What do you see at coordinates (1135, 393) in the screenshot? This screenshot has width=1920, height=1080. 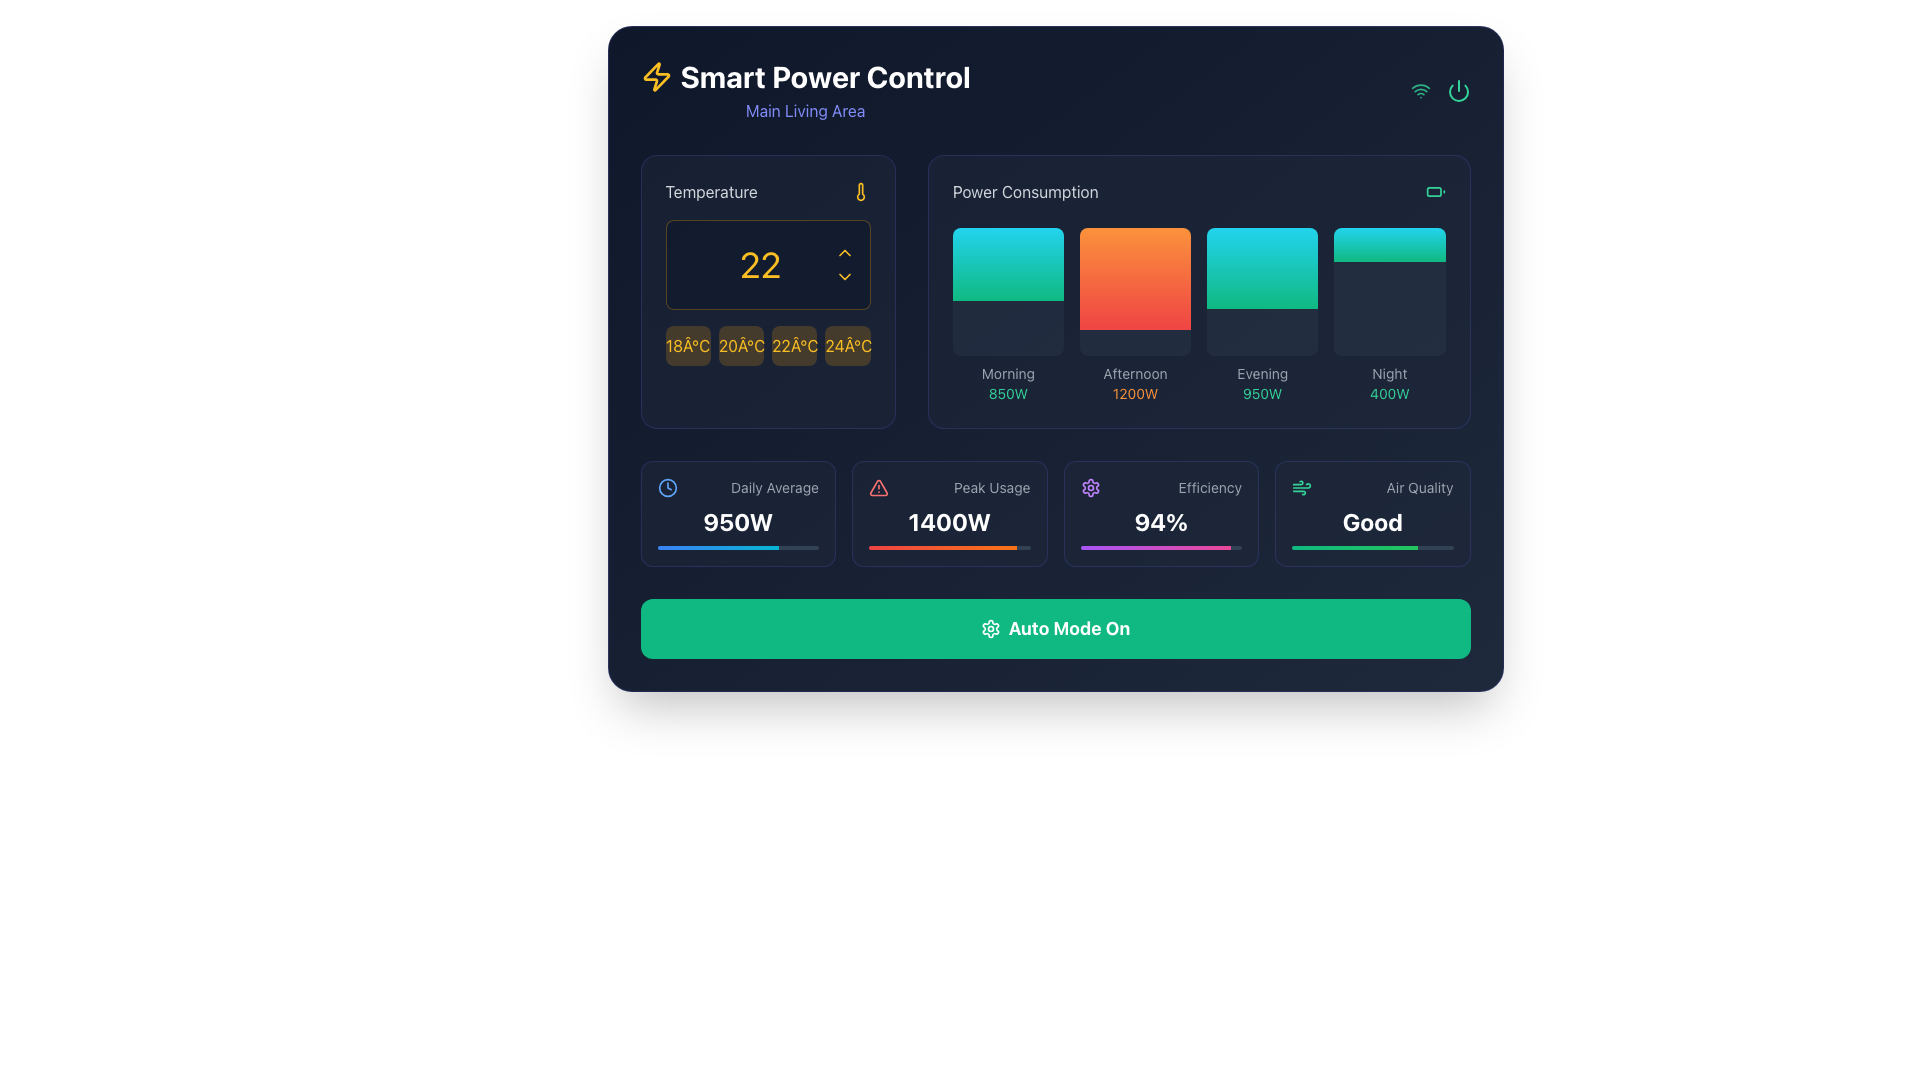 I see `the power consumption text label displaying '1200W' located at the bottom-center of the 'Power Consumption' section, directly below the 'Afternoon' label` at bounding box center [1135, 393].